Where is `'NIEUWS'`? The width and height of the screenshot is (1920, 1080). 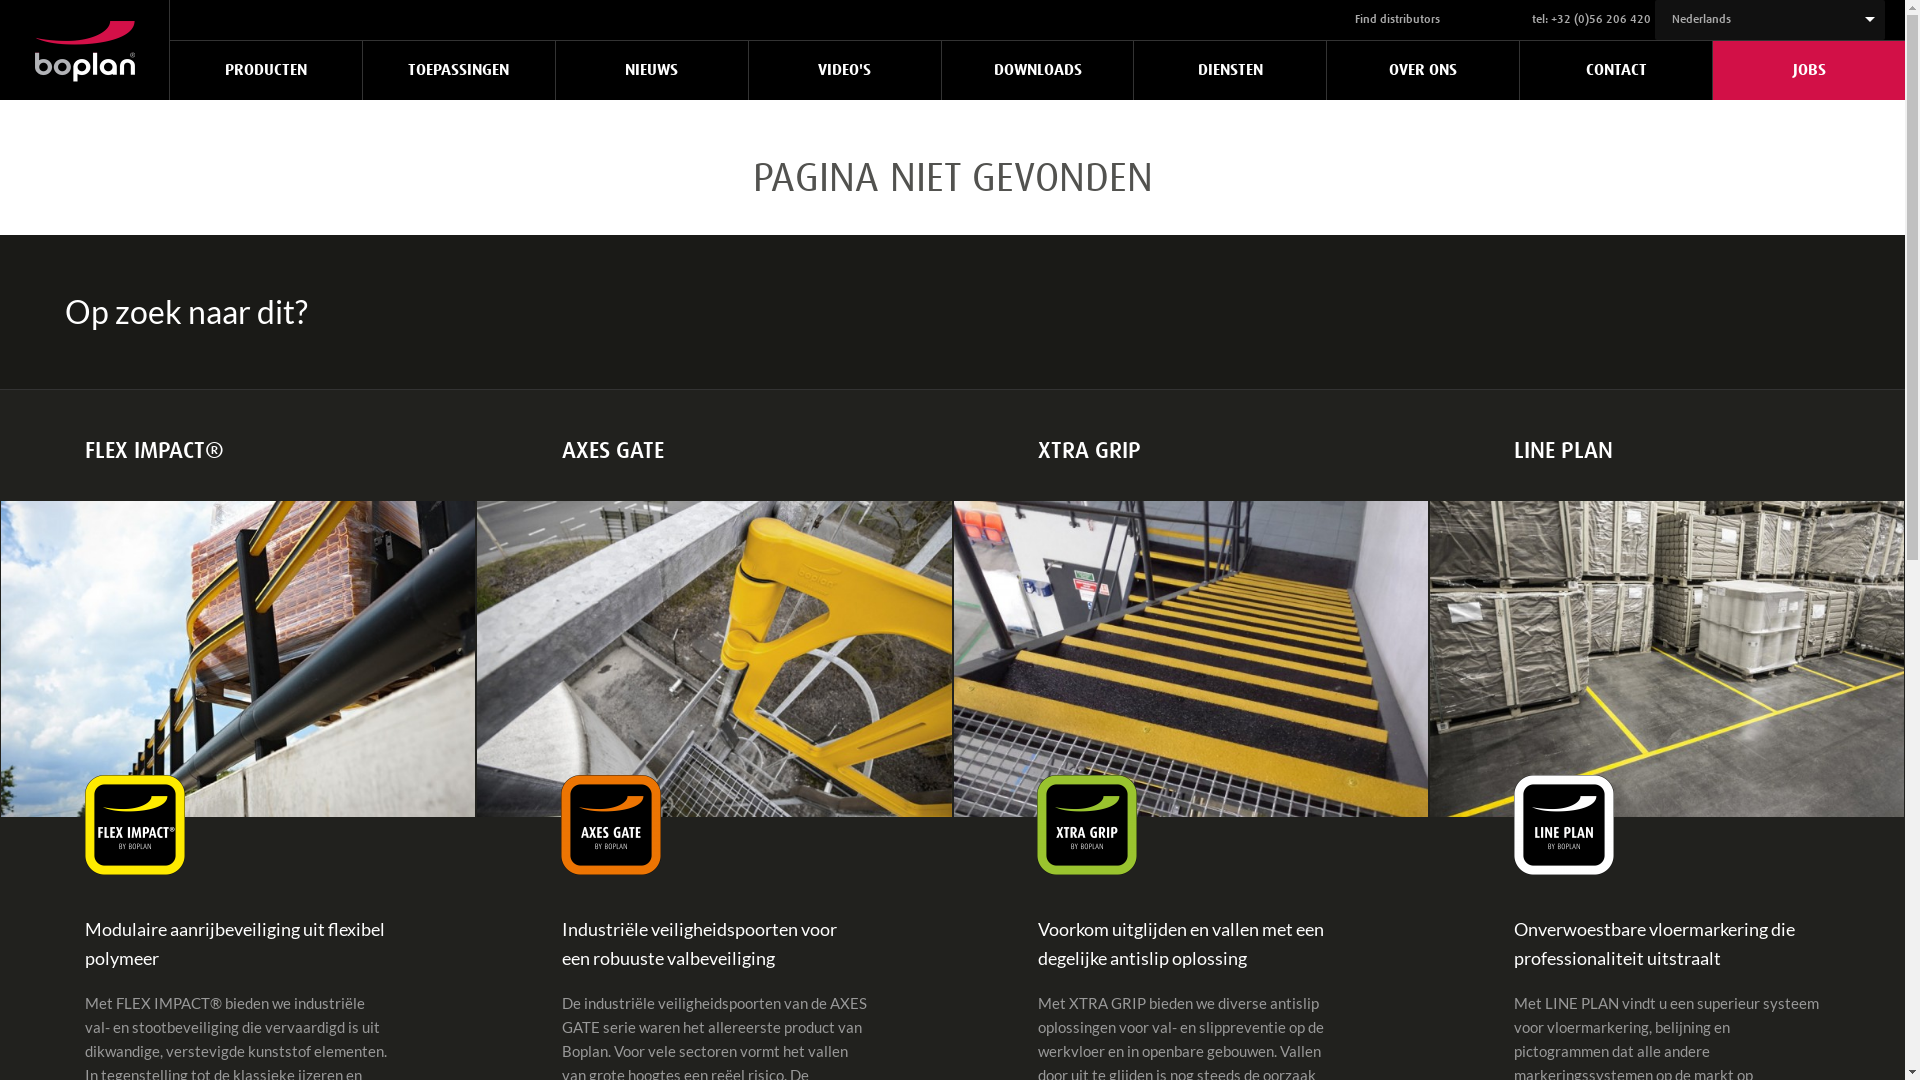 'NIEUWS' is located at coordinates (652, 69).